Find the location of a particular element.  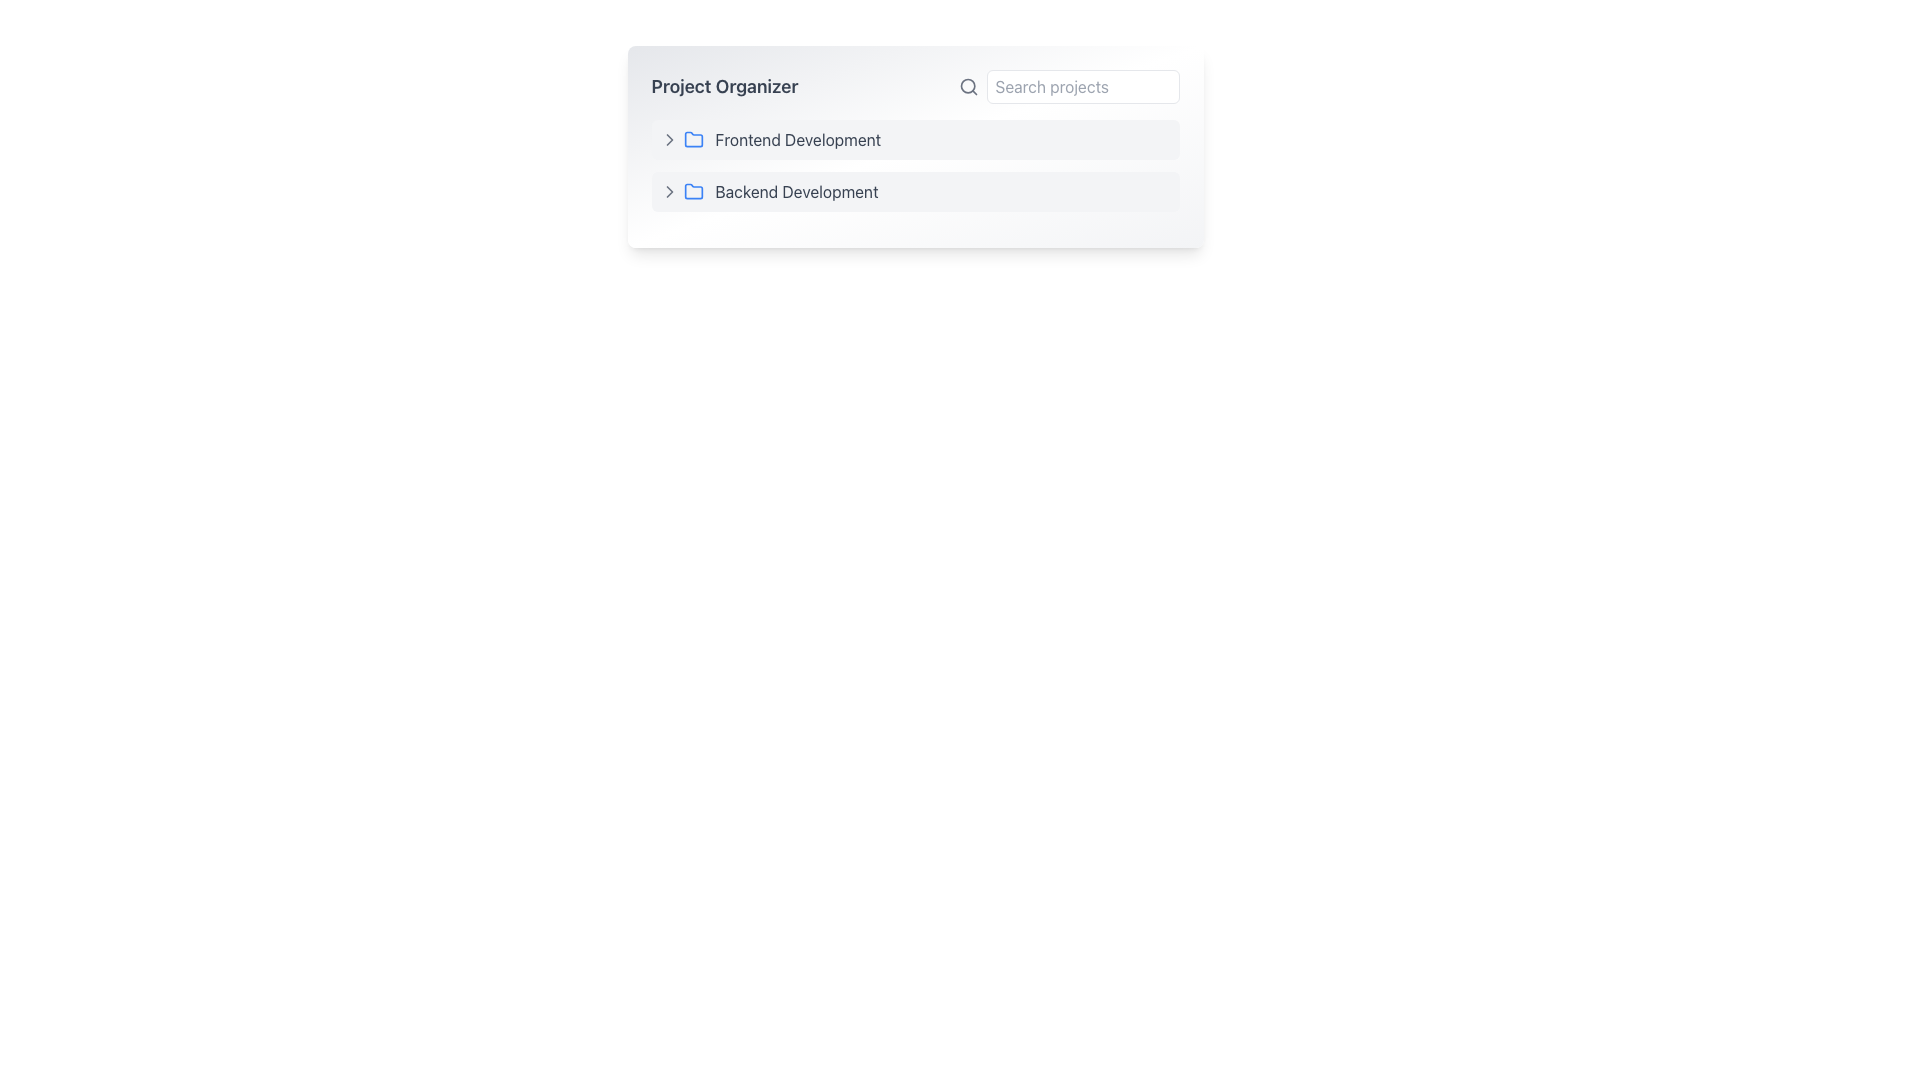

the search input field labeled 'Search projects' located in the header section of 'Project Organizer' is located at coordinates (1068, 86).